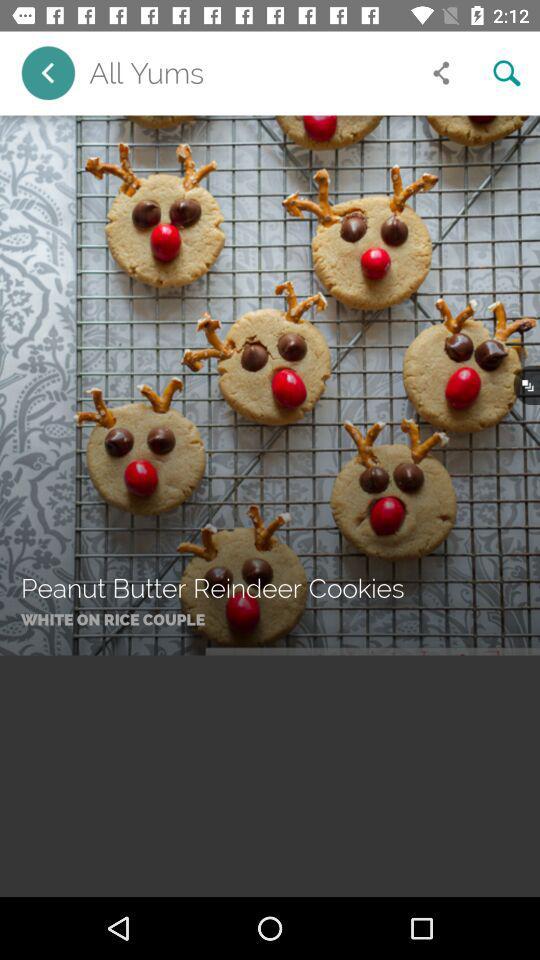 The width and height of the screenshot is (540, 960). Describe the element at coordinates (48, 73) in the screenshot. I see `the icon to the left of the all yums item` at that location.